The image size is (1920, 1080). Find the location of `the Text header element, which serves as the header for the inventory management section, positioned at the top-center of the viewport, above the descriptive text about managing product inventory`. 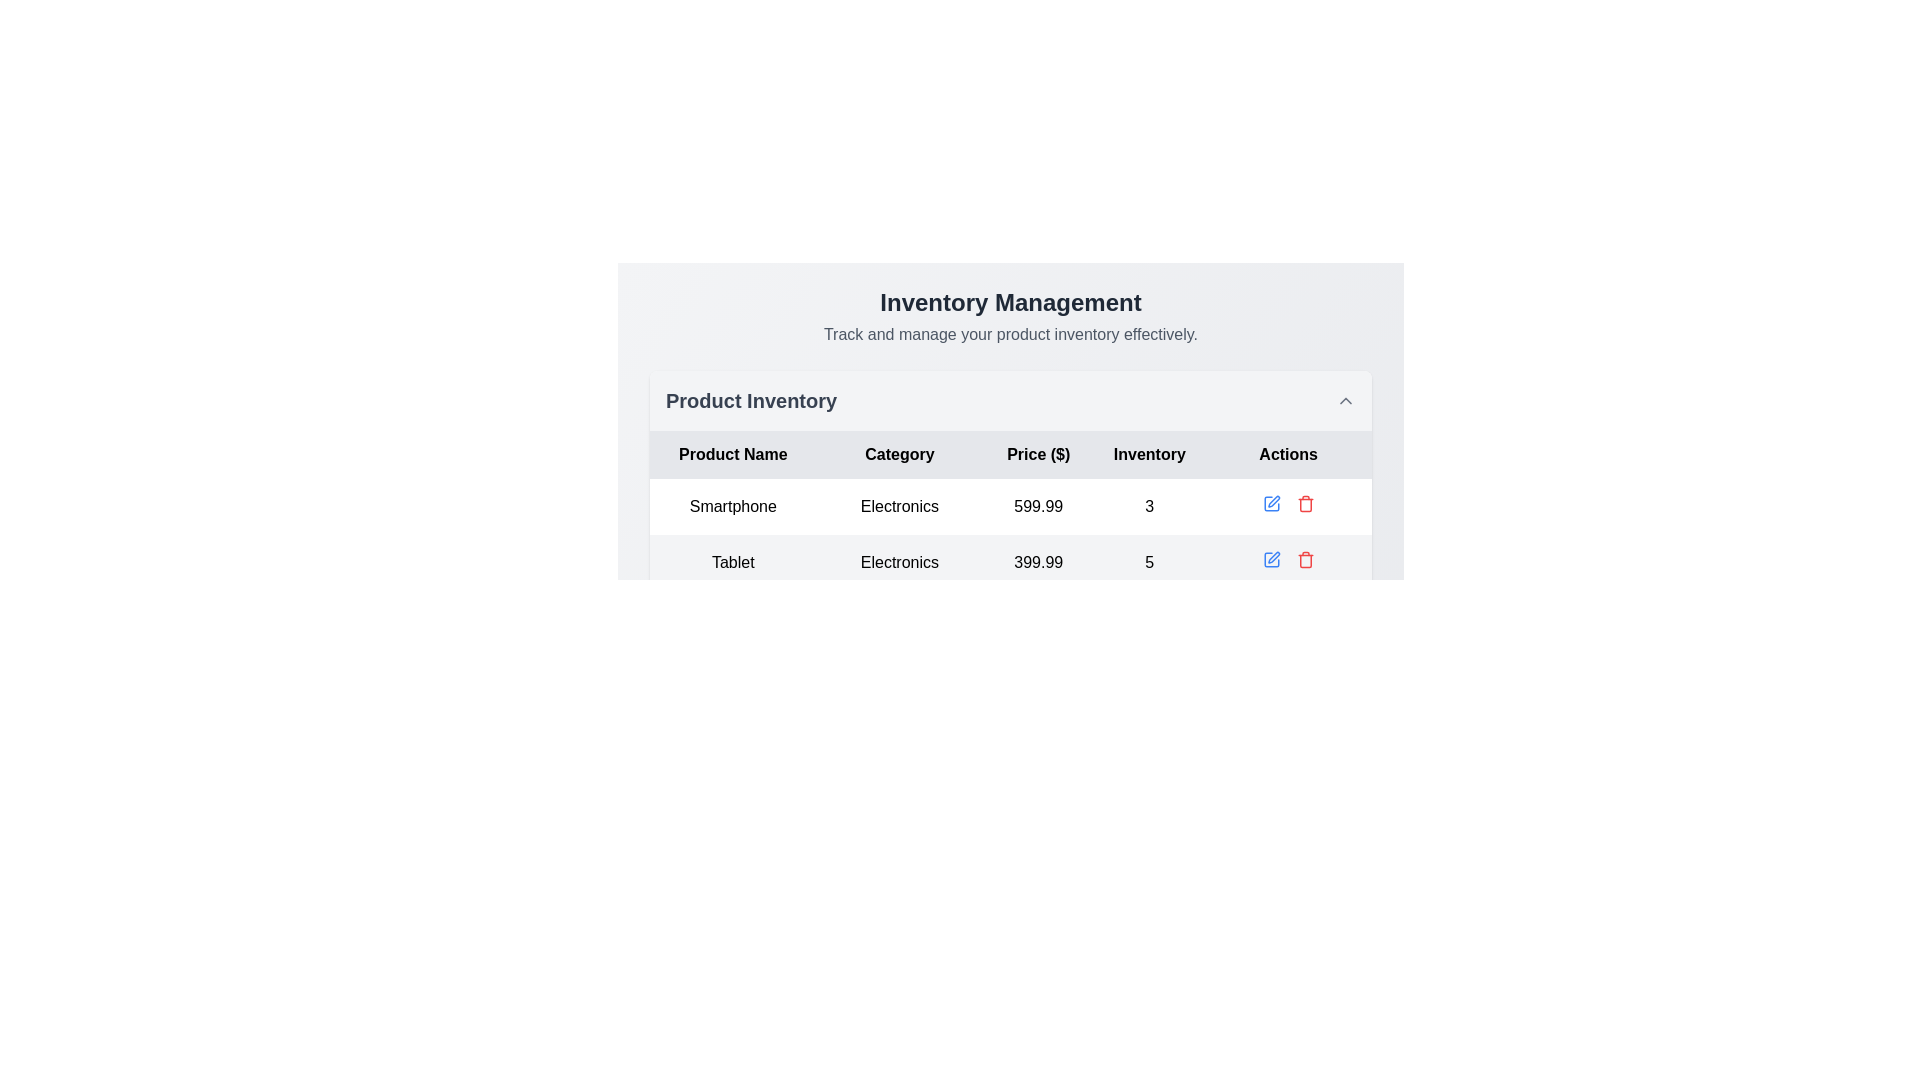

the Text header element, which serves as the header for the inventory management section, positioned at the top-center of the viewport, above the descriptive text about managing product inventory is located at coordinates (1011, 303).